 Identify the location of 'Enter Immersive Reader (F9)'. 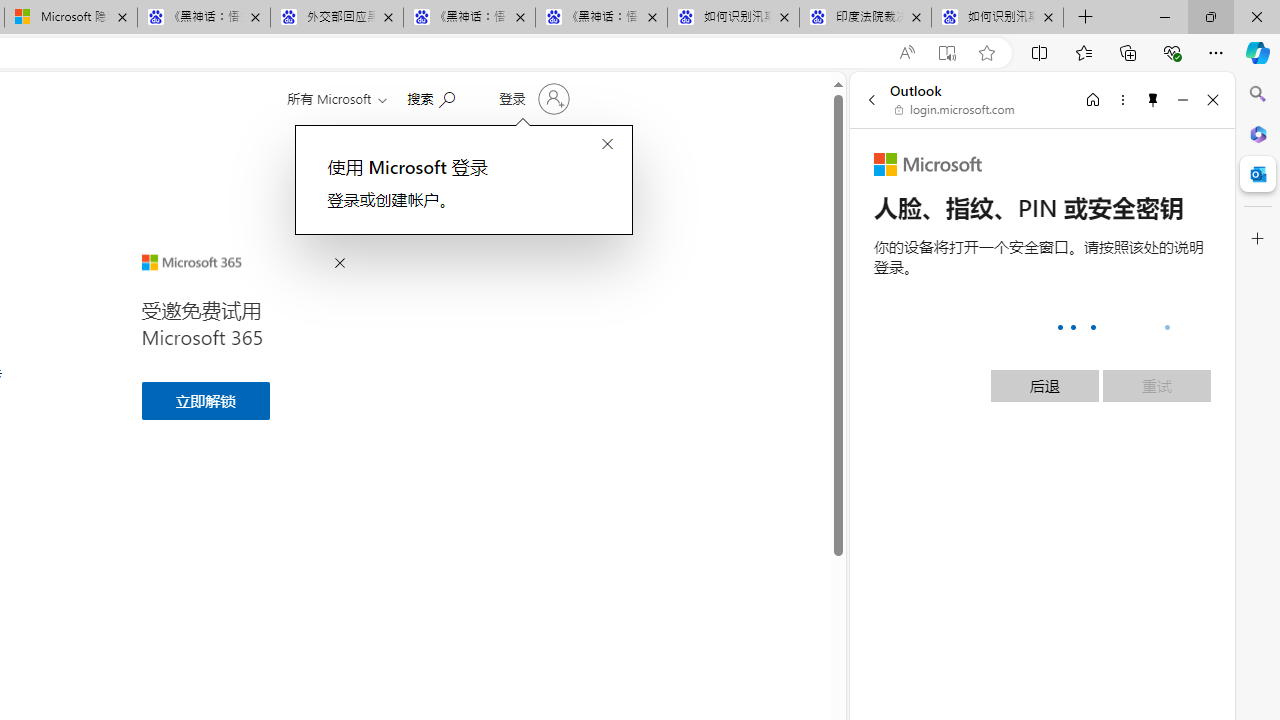
(945, 52).